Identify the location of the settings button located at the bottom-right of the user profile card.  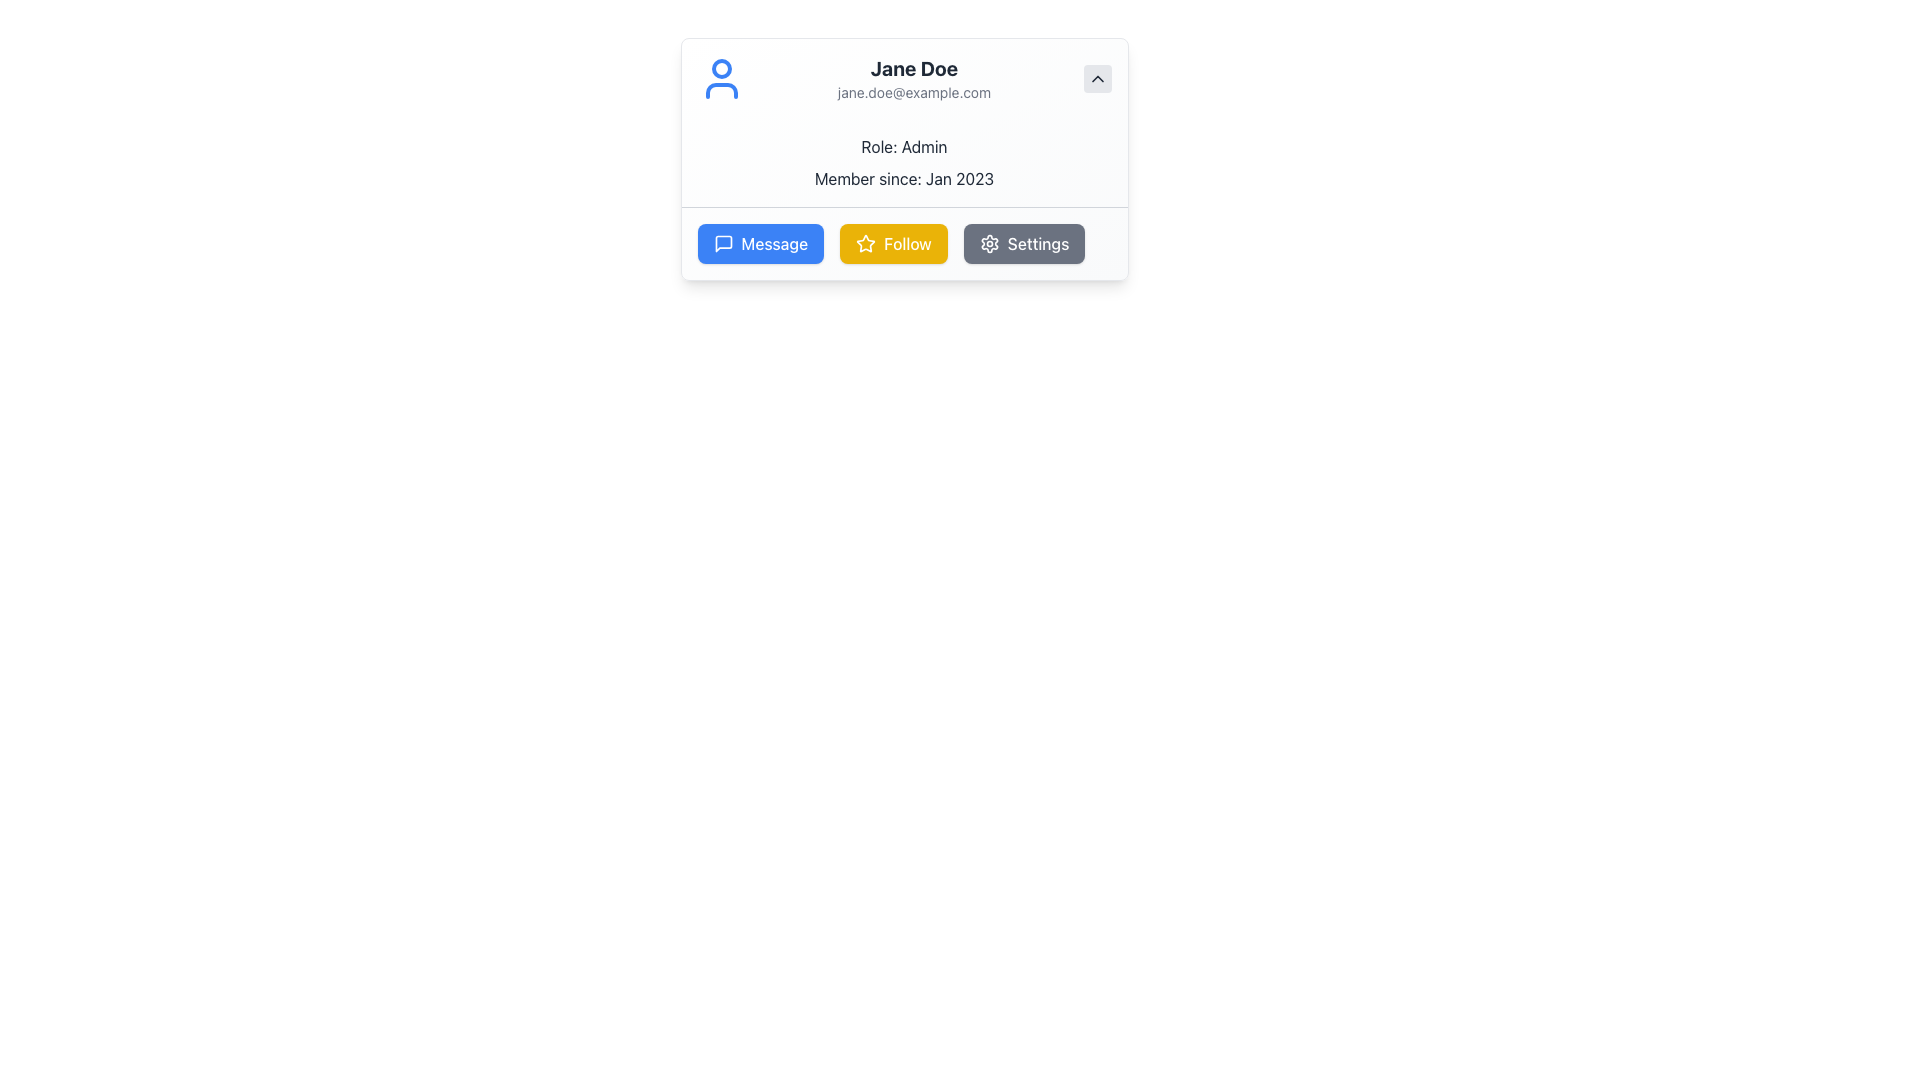
(1024, 242).